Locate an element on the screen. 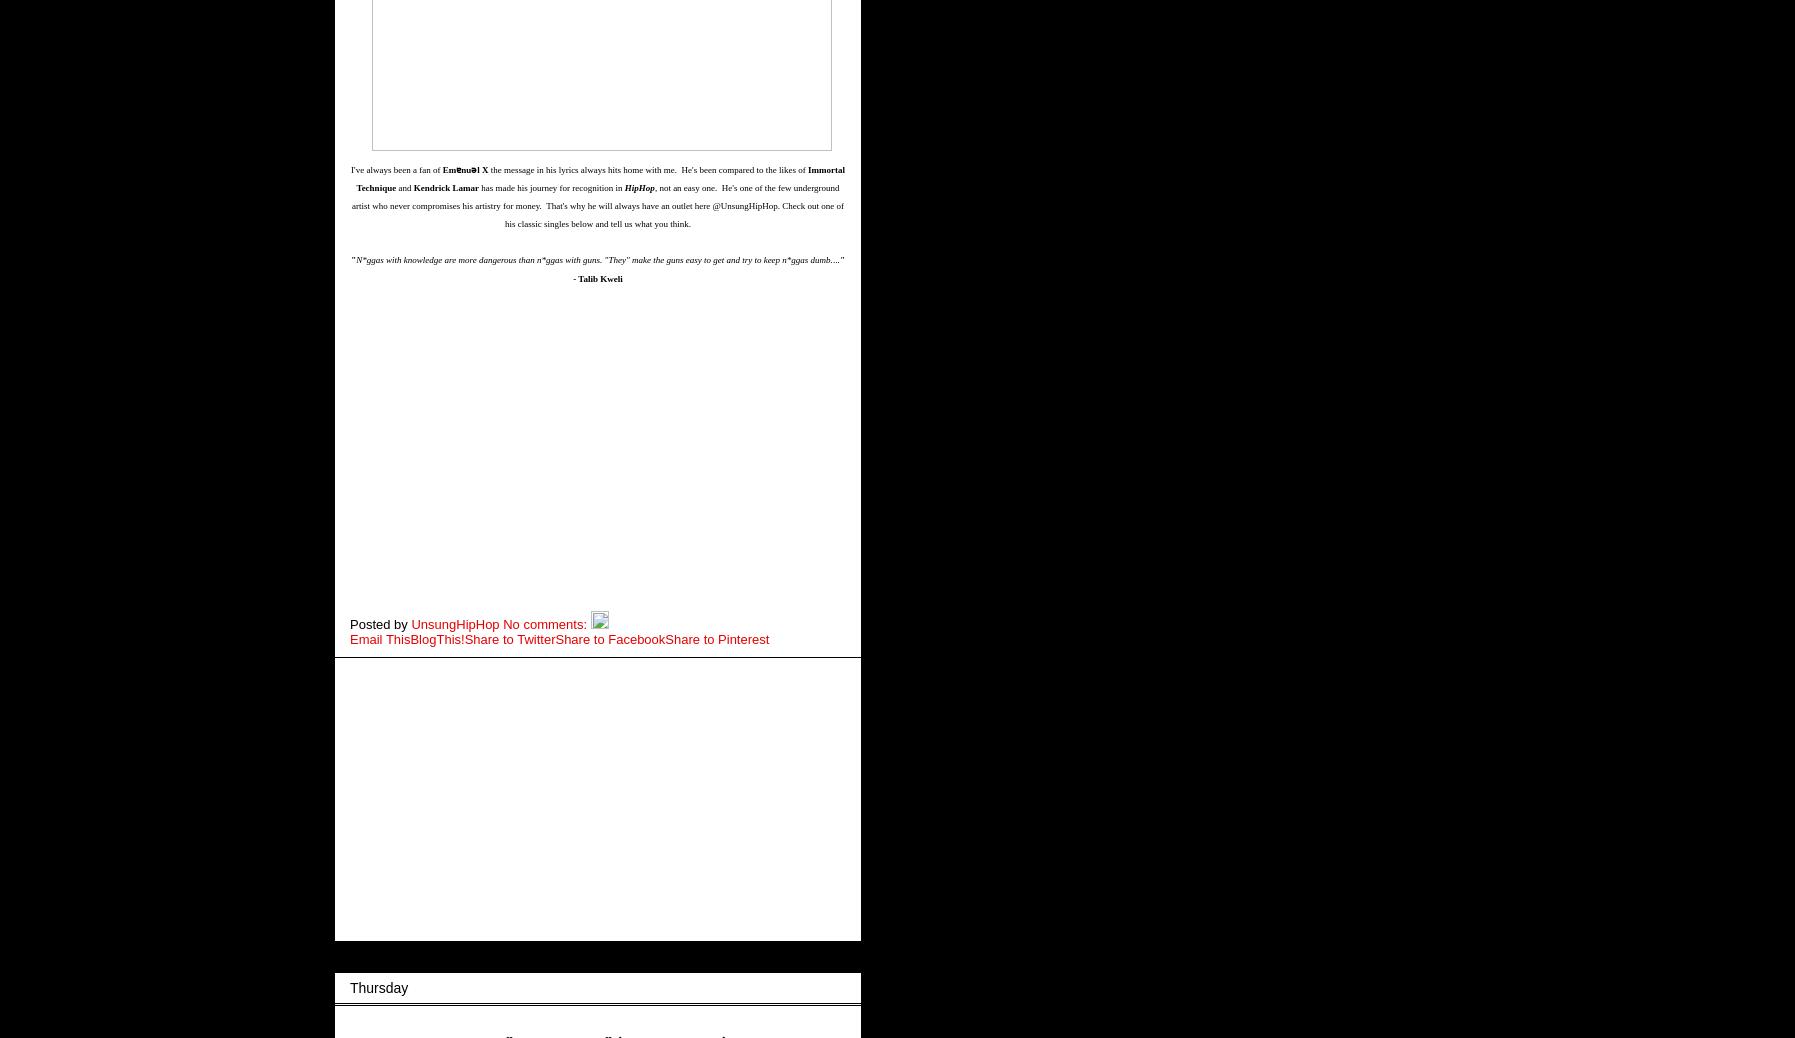 This screenshot has height=1038, width=1795. '...' is located at coordinates (834, 260).